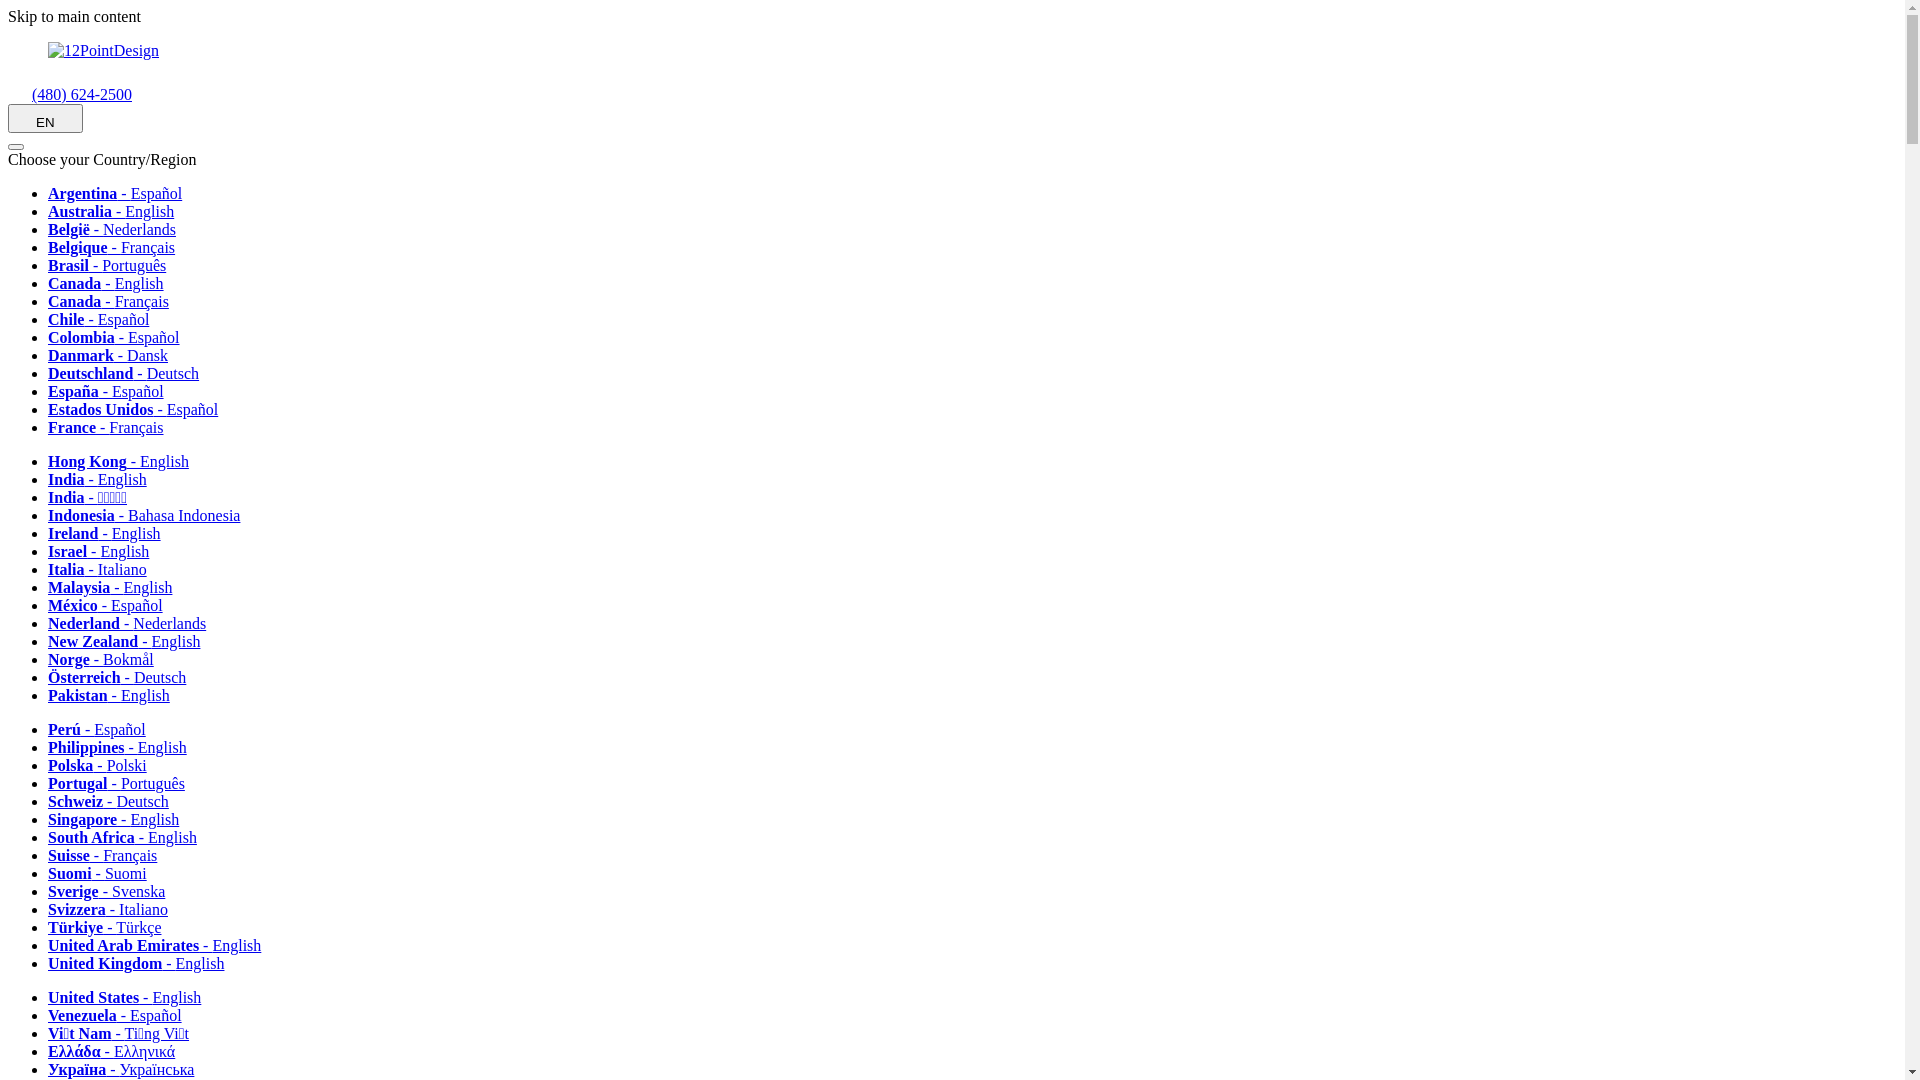 The image size is (1920, 1080). What do you see at coordinates (103, 569) in the screenshot?
I see `'Italia - Italiano'` at bounding box center [103, 569].